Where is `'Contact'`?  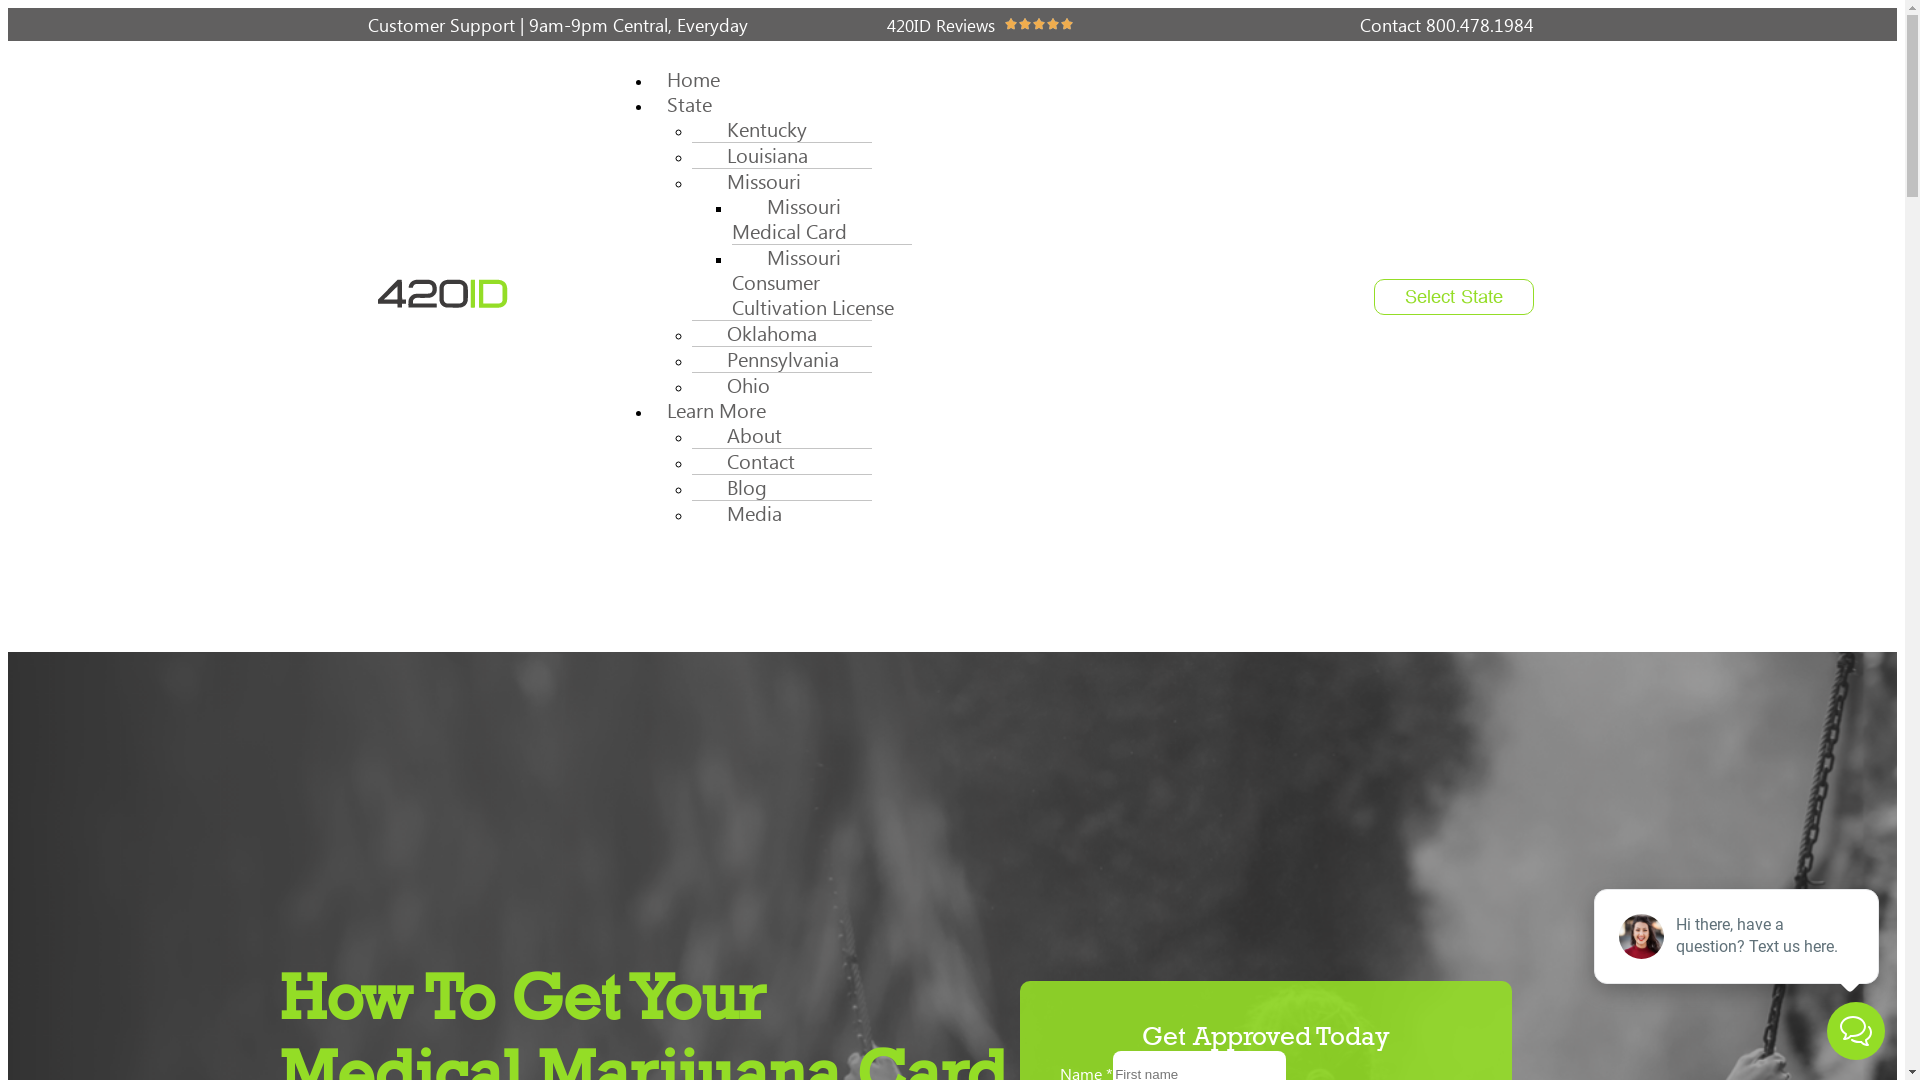
'Contact' is located at coordinates (749, 461).